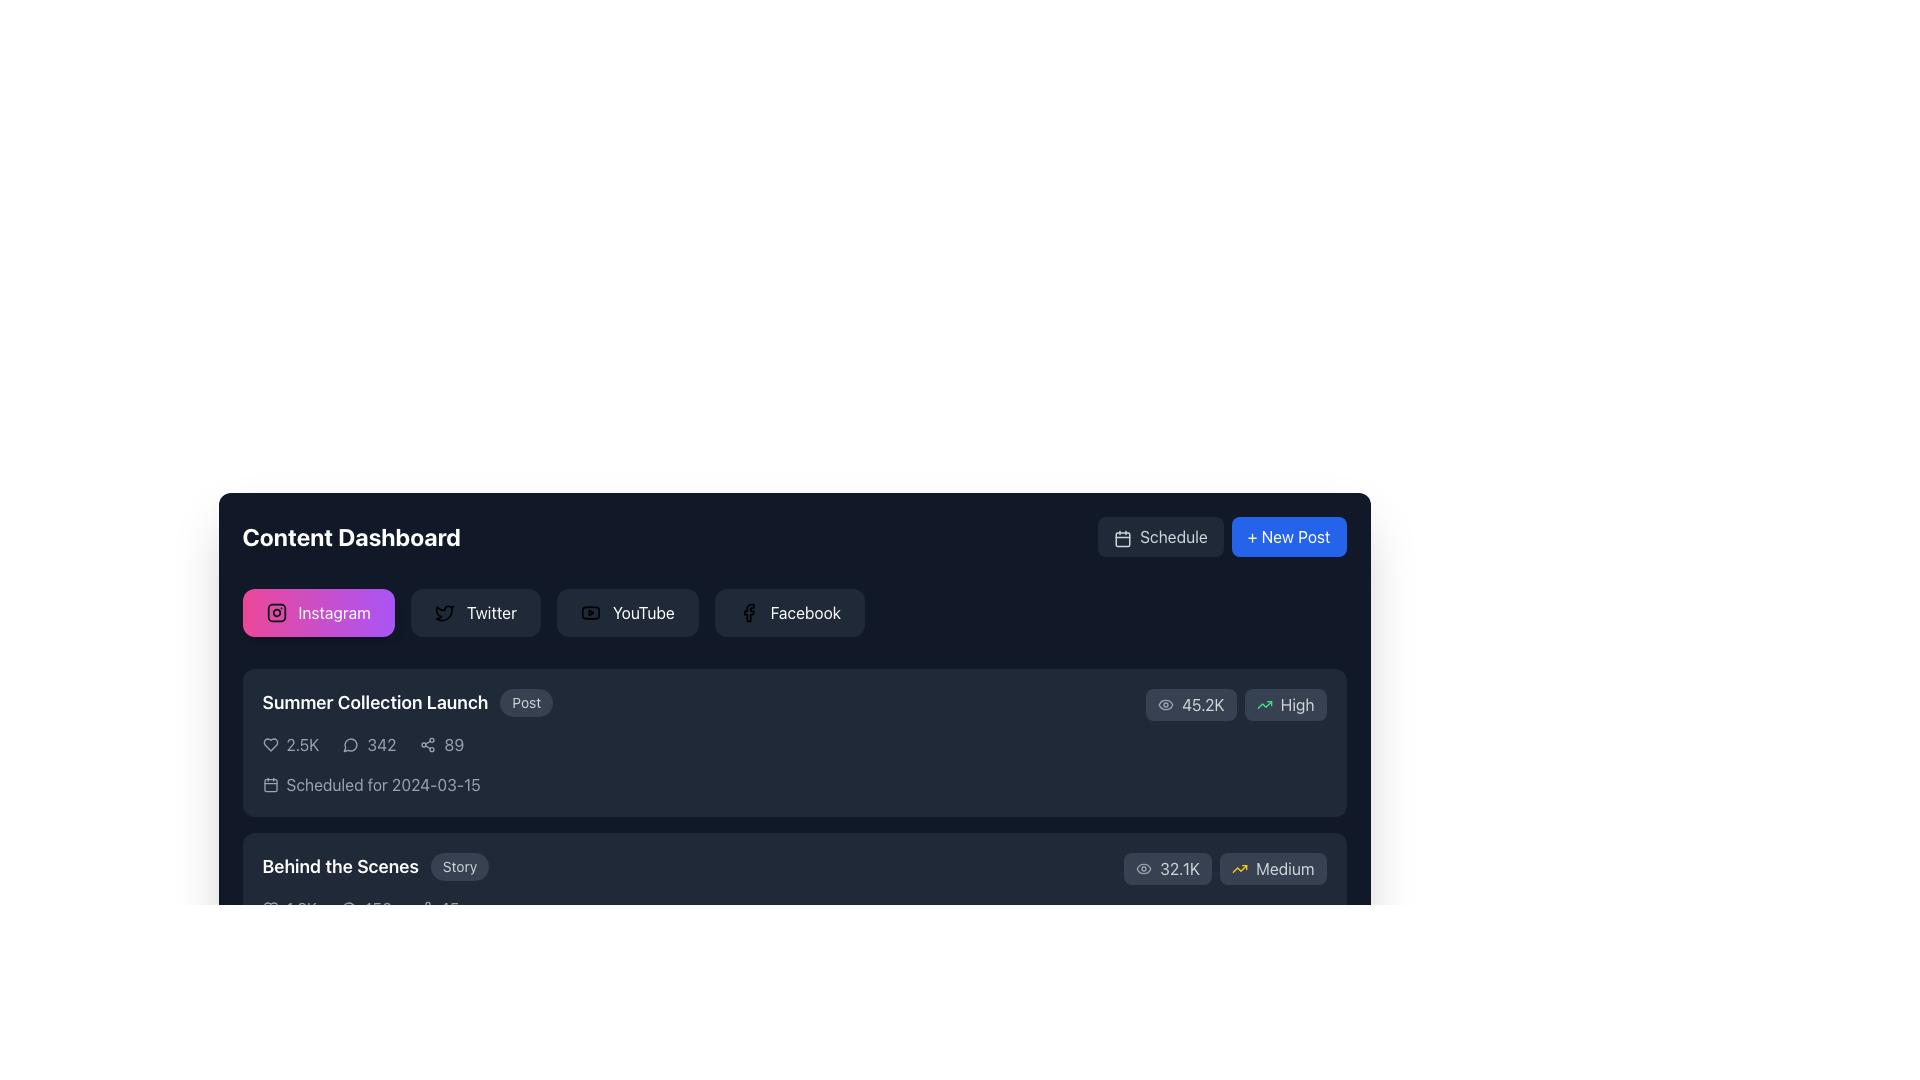  Describe the element at coordinates (1235, 704) in the screenshot. I see `the informational badges displaying metrics related to the 'Summer Collection Launch' entry in the list` at that location.